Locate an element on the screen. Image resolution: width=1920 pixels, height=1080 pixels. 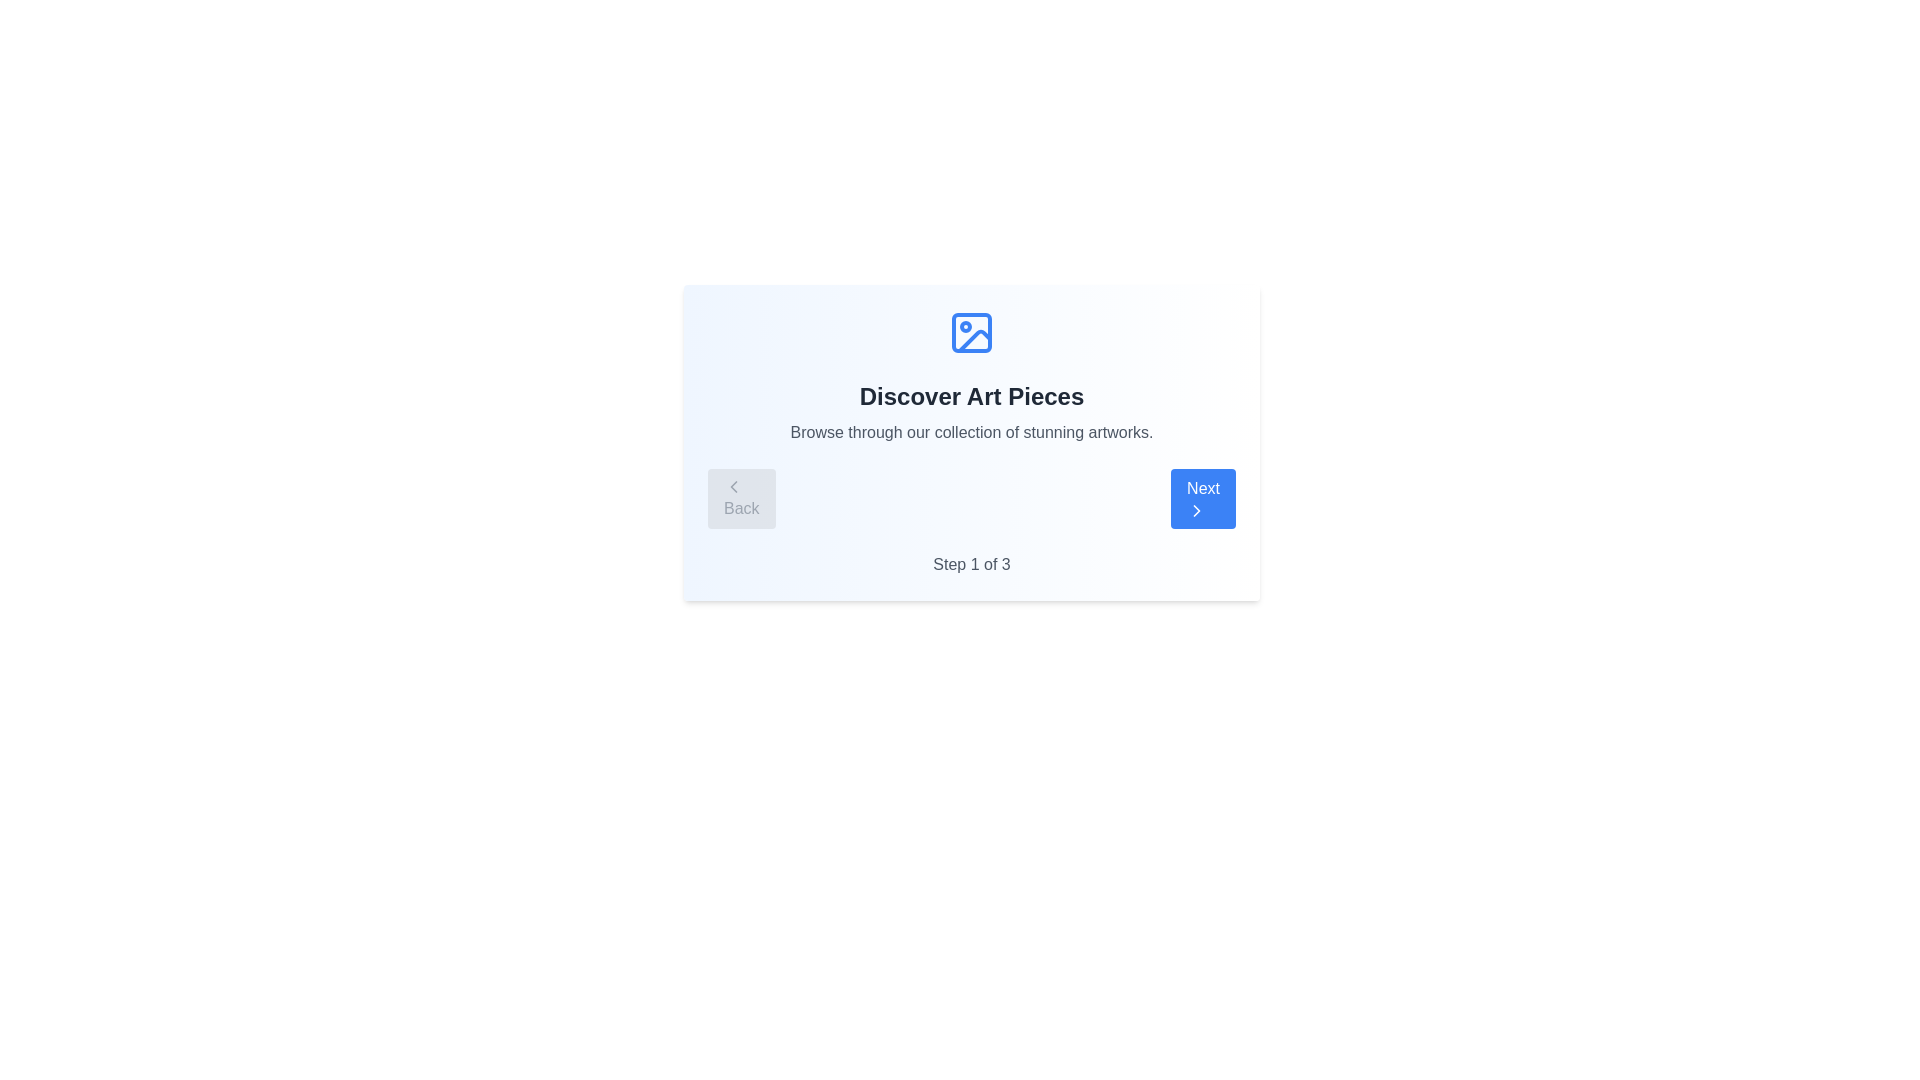
the navigation button to move to the Next step is located at coordinates (1202, 497).